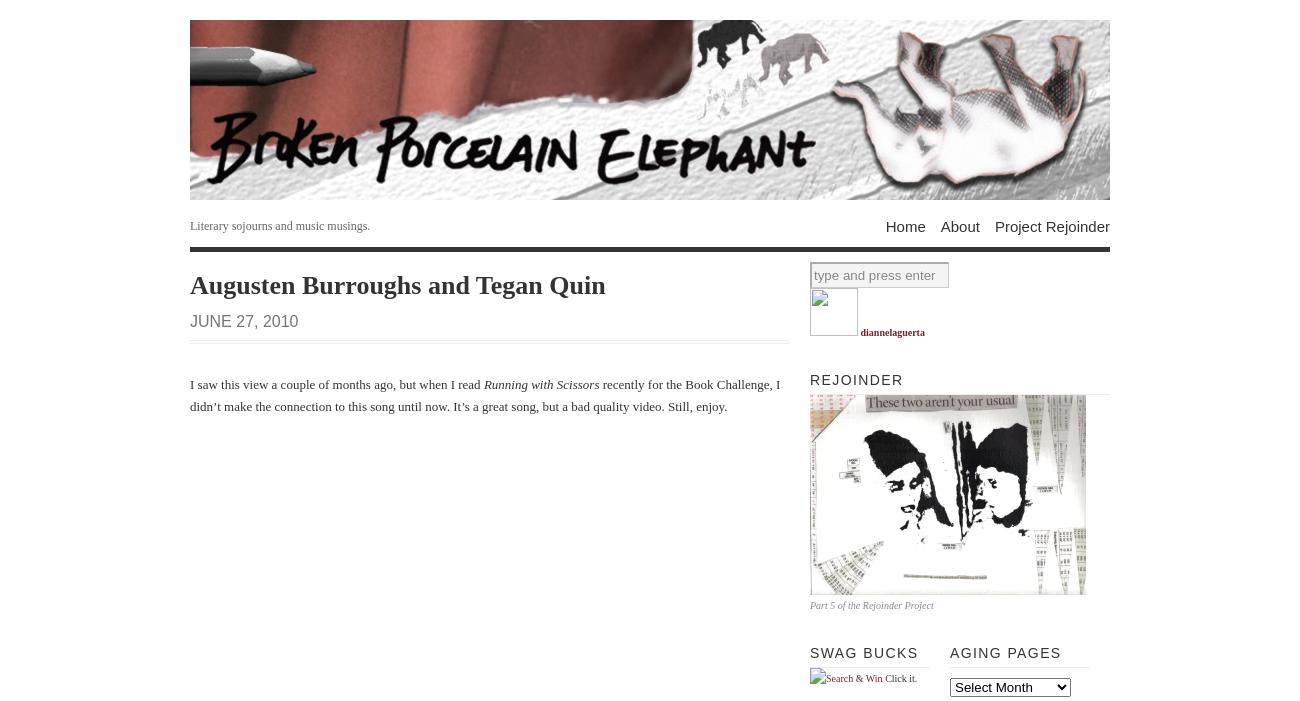  What do you see at coordinates (280, 225) in the screenshot?
I see `'Literary sojourns and music musings.'` at bounding box center [280, 225].